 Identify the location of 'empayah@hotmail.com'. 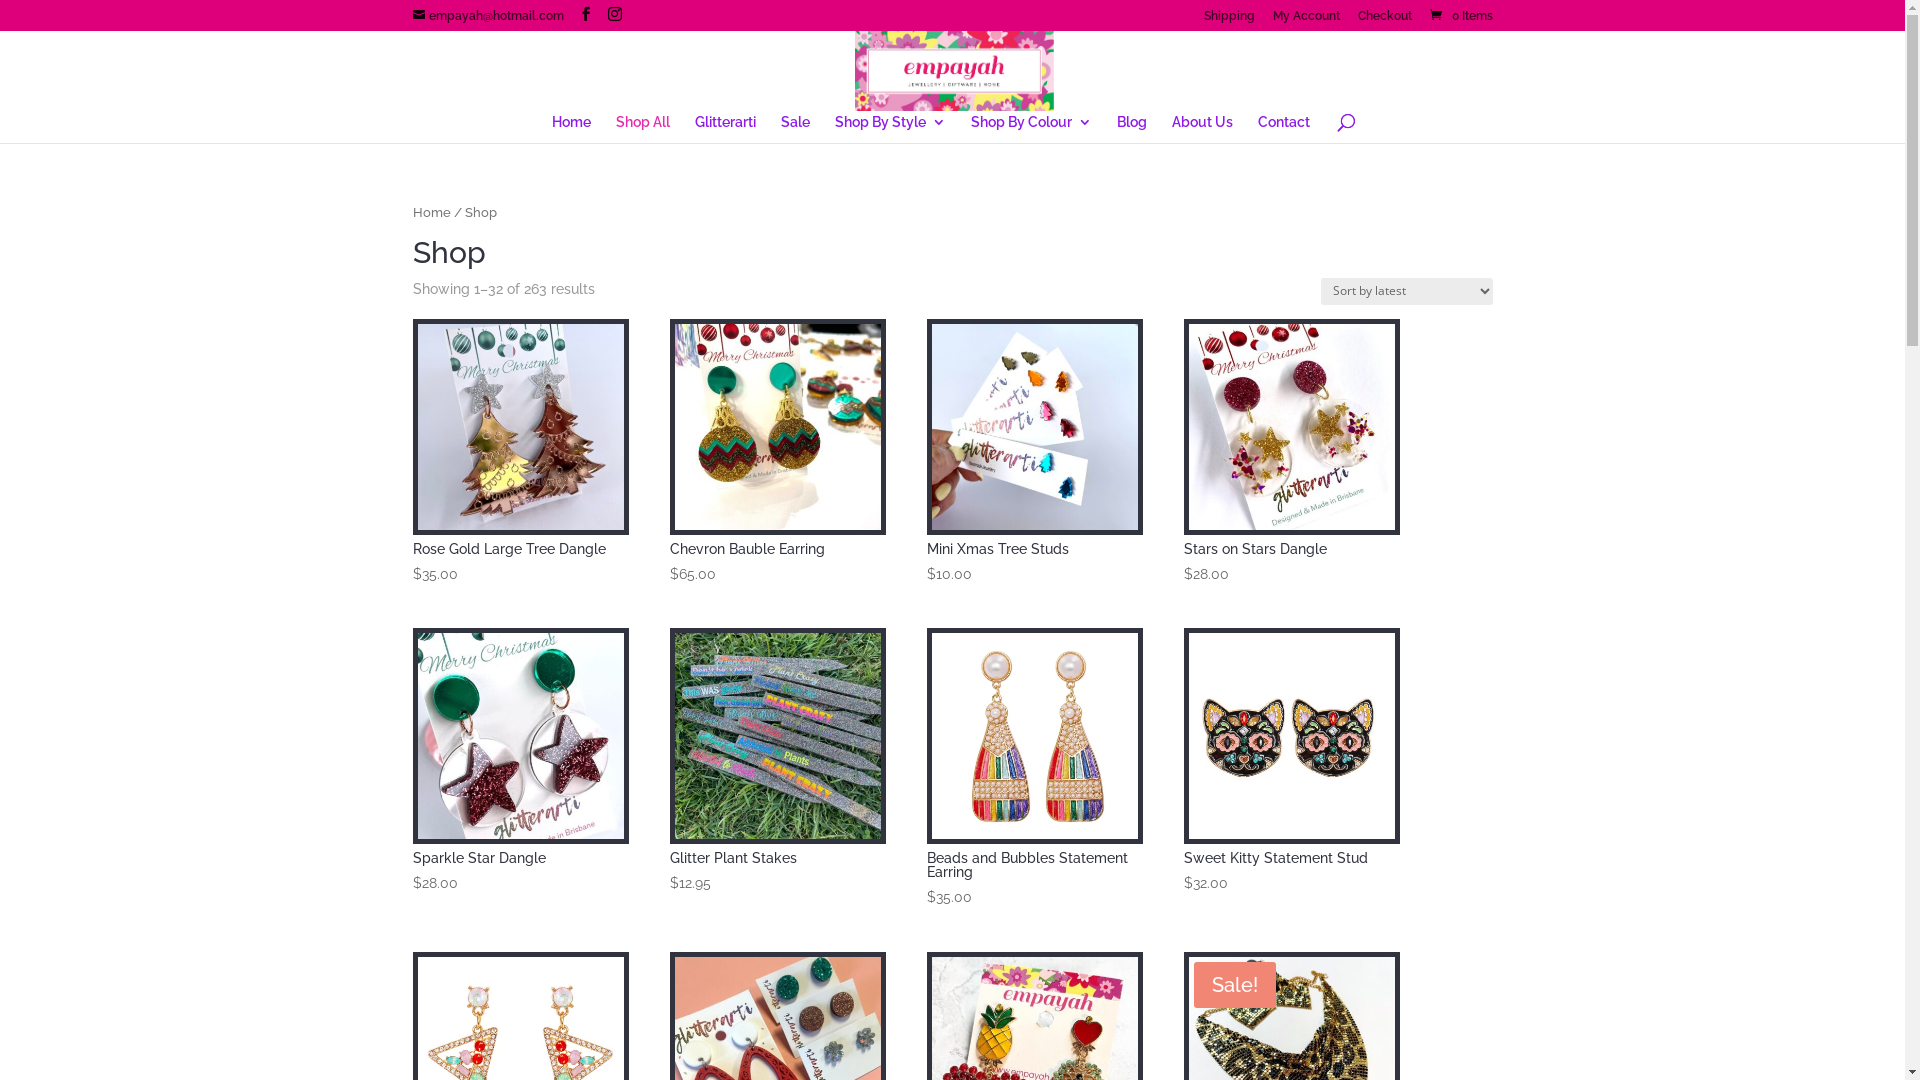
(487, 15).